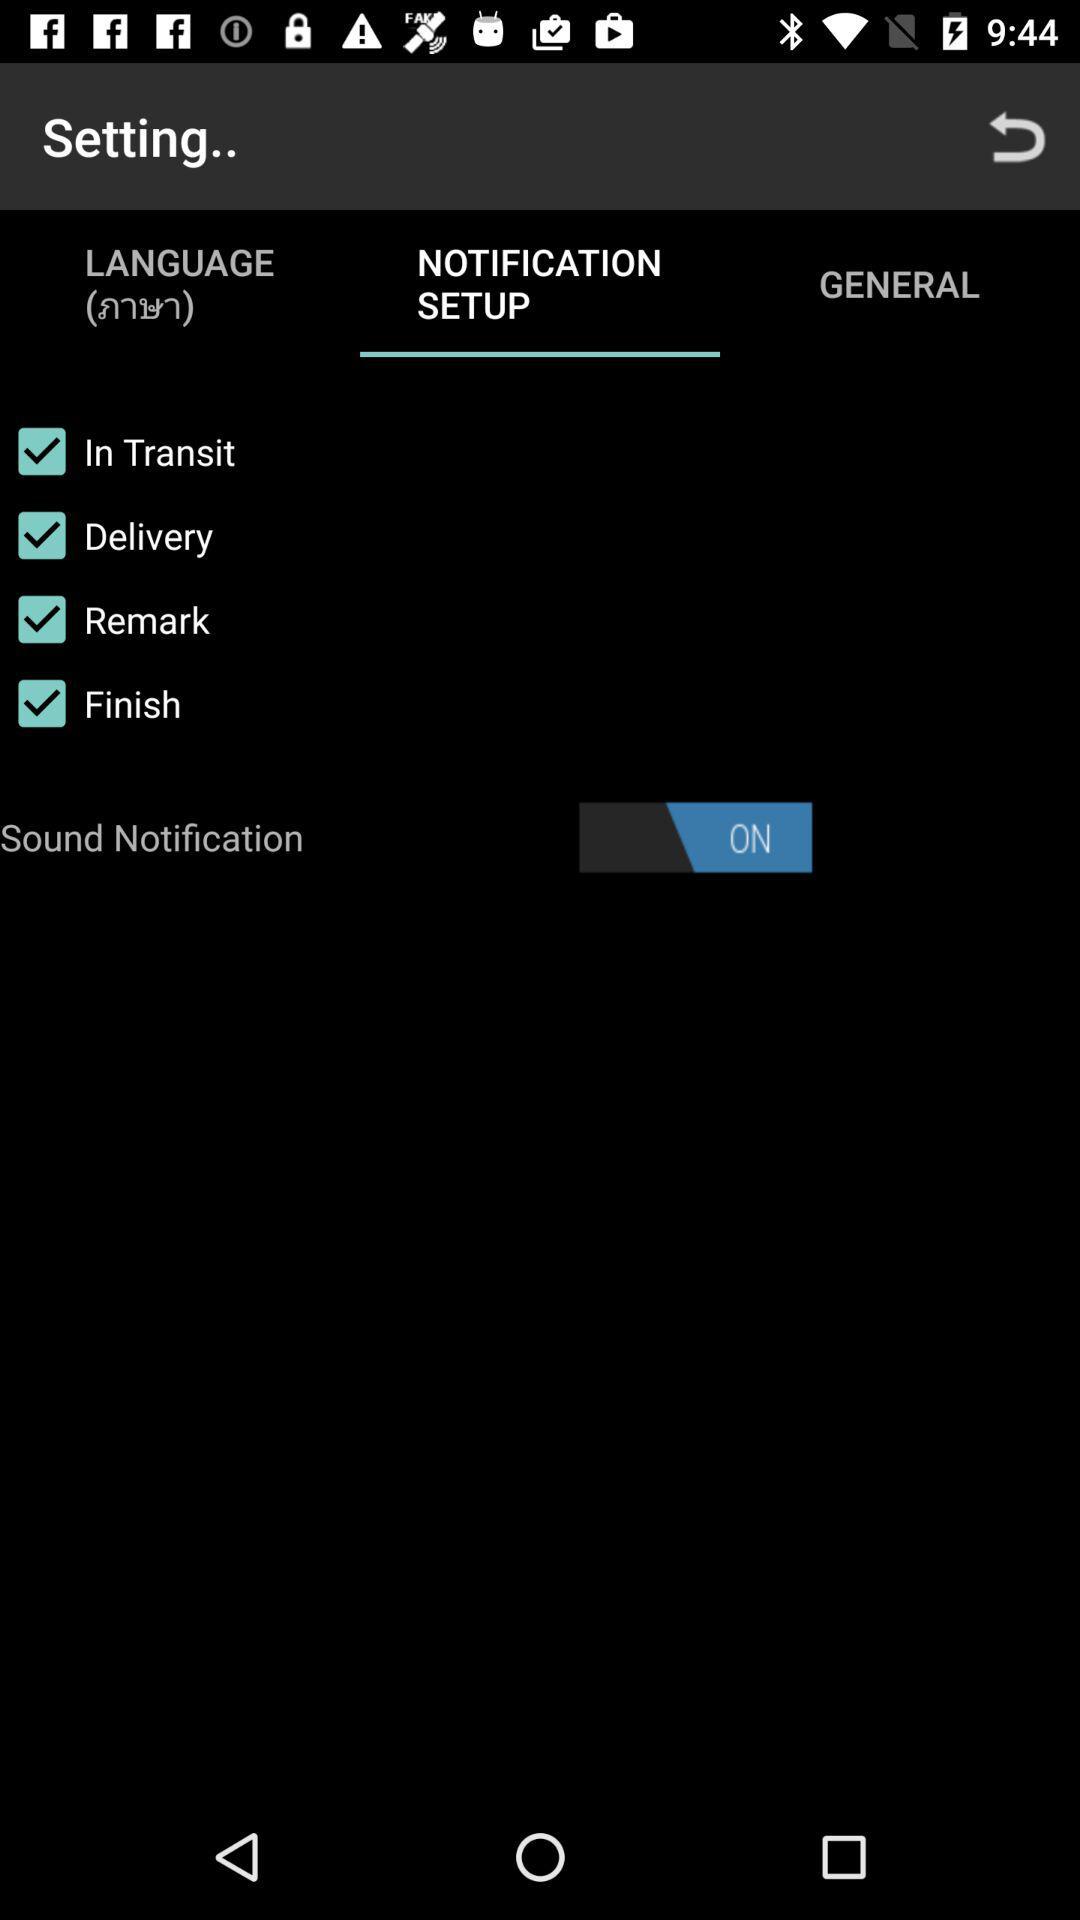 Image resolution: width=1080 pixels, height=1920 pixels. What do you see at coordinates (104, 618) in the screenshot?
I see `icon below the delivery icon` at bounding box center [104, 618].